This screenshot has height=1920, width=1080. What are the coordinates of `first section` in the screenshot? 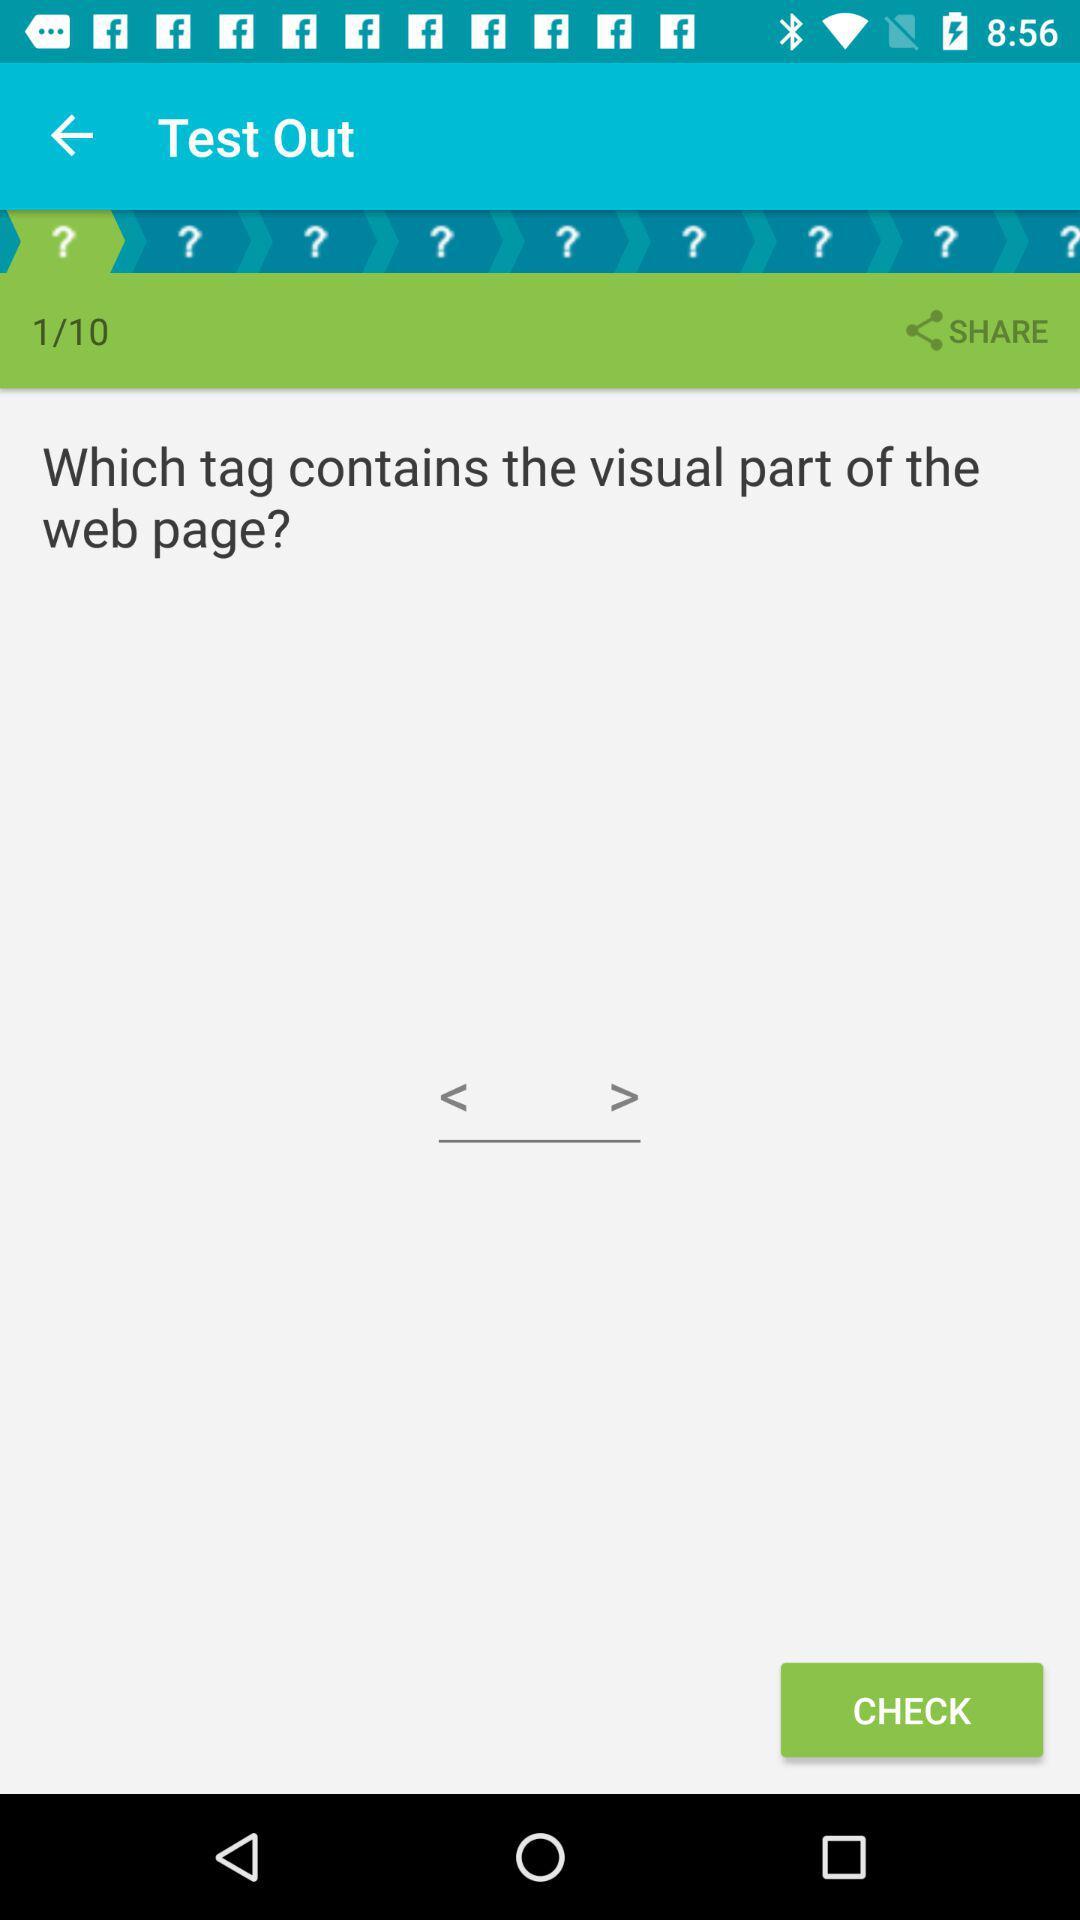 It's located at (61, 240).